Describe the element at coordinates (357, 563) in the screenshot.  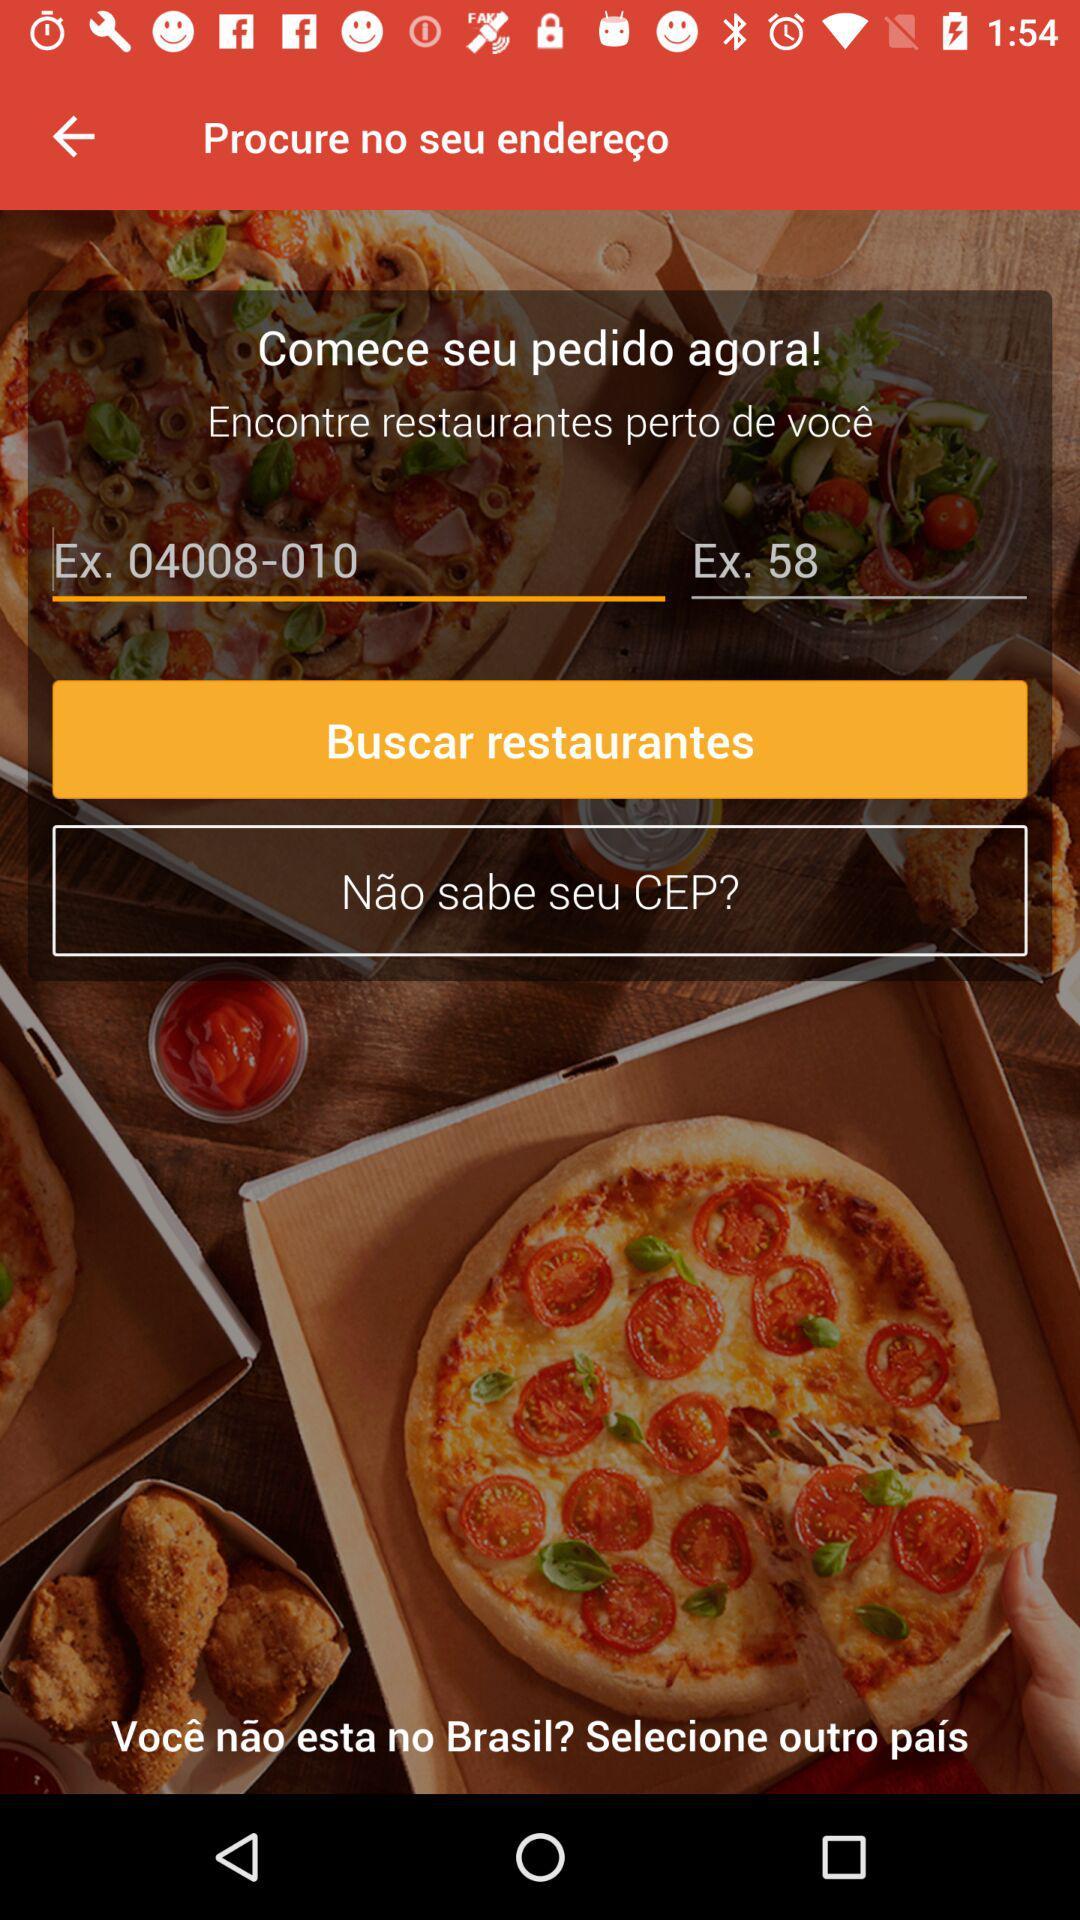
I see `clicar para buscar restaurante` at that location.